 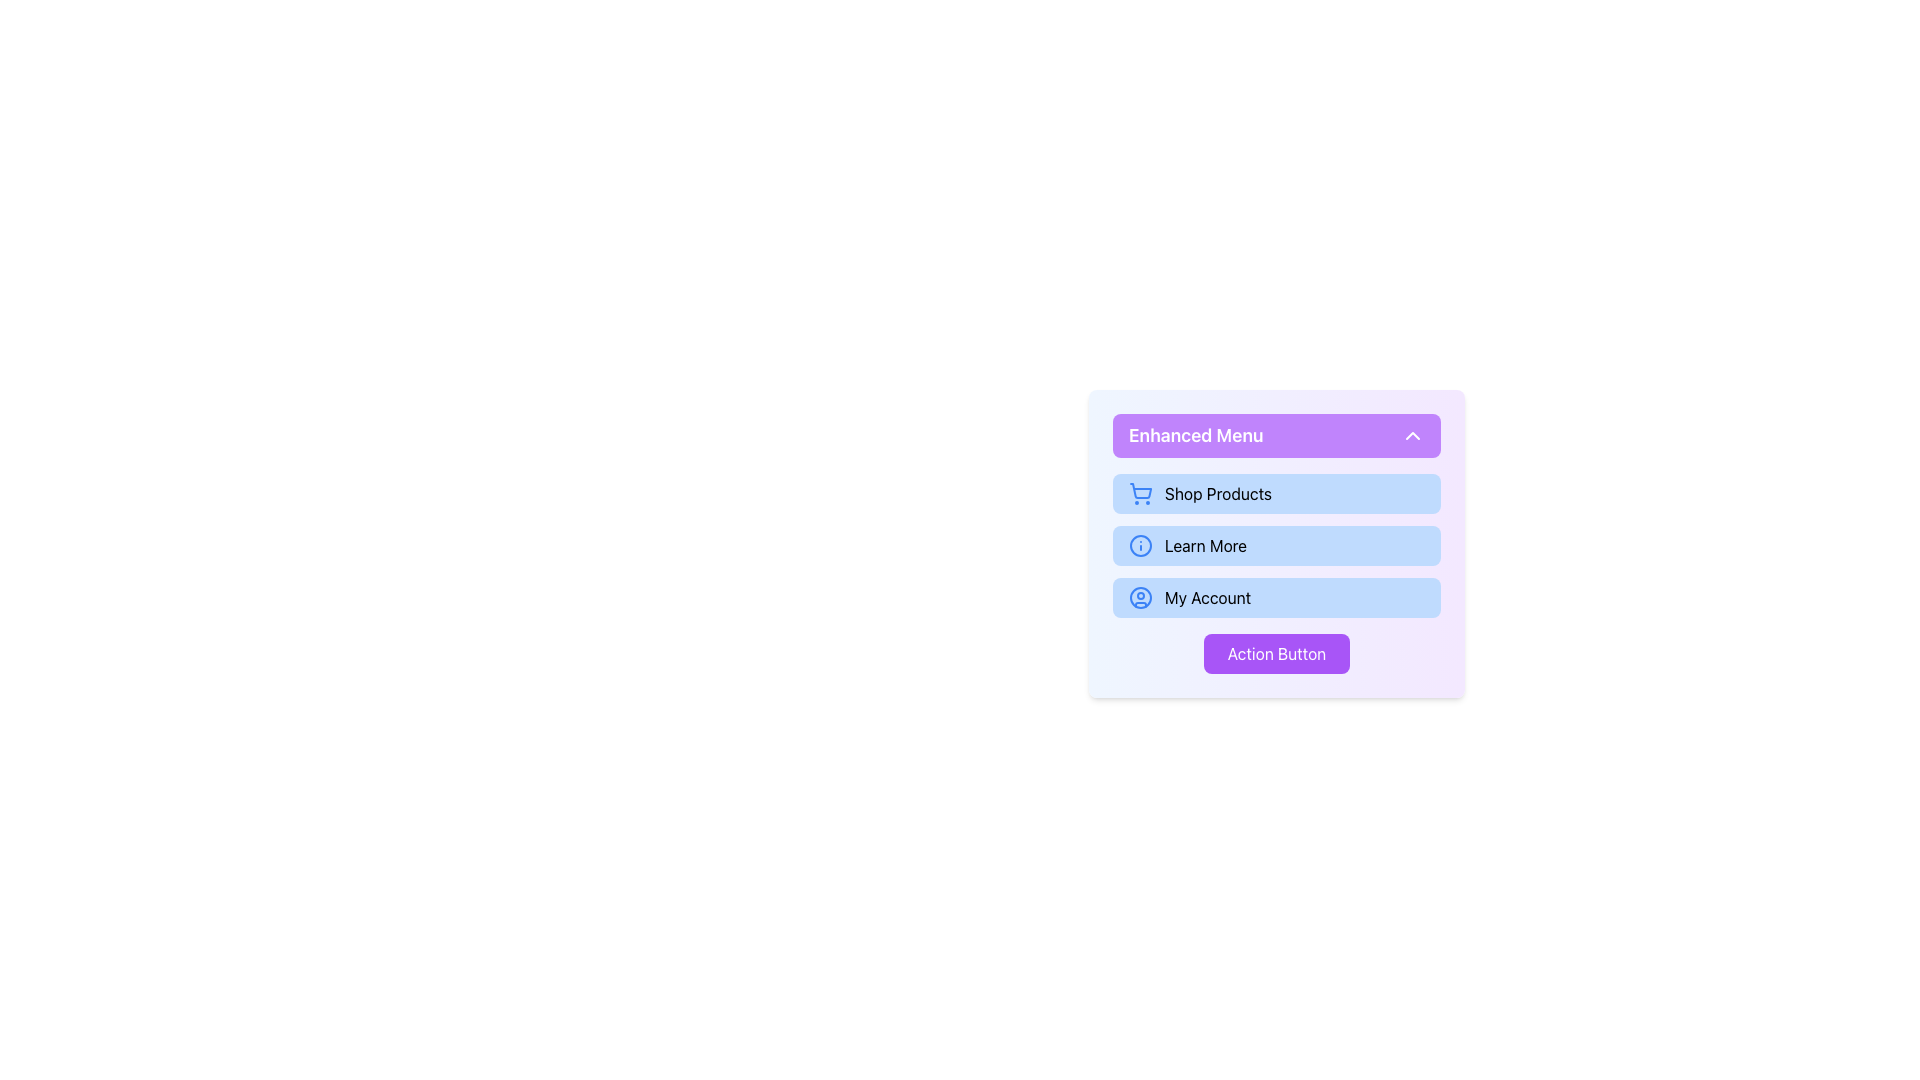 I want to click on the outermost circular layer of the user profile icon associated with the 'My Account' menu option, which is a decorative graphic element with a blue outline located in the third row of the menu, so click(x=1141, y=596).